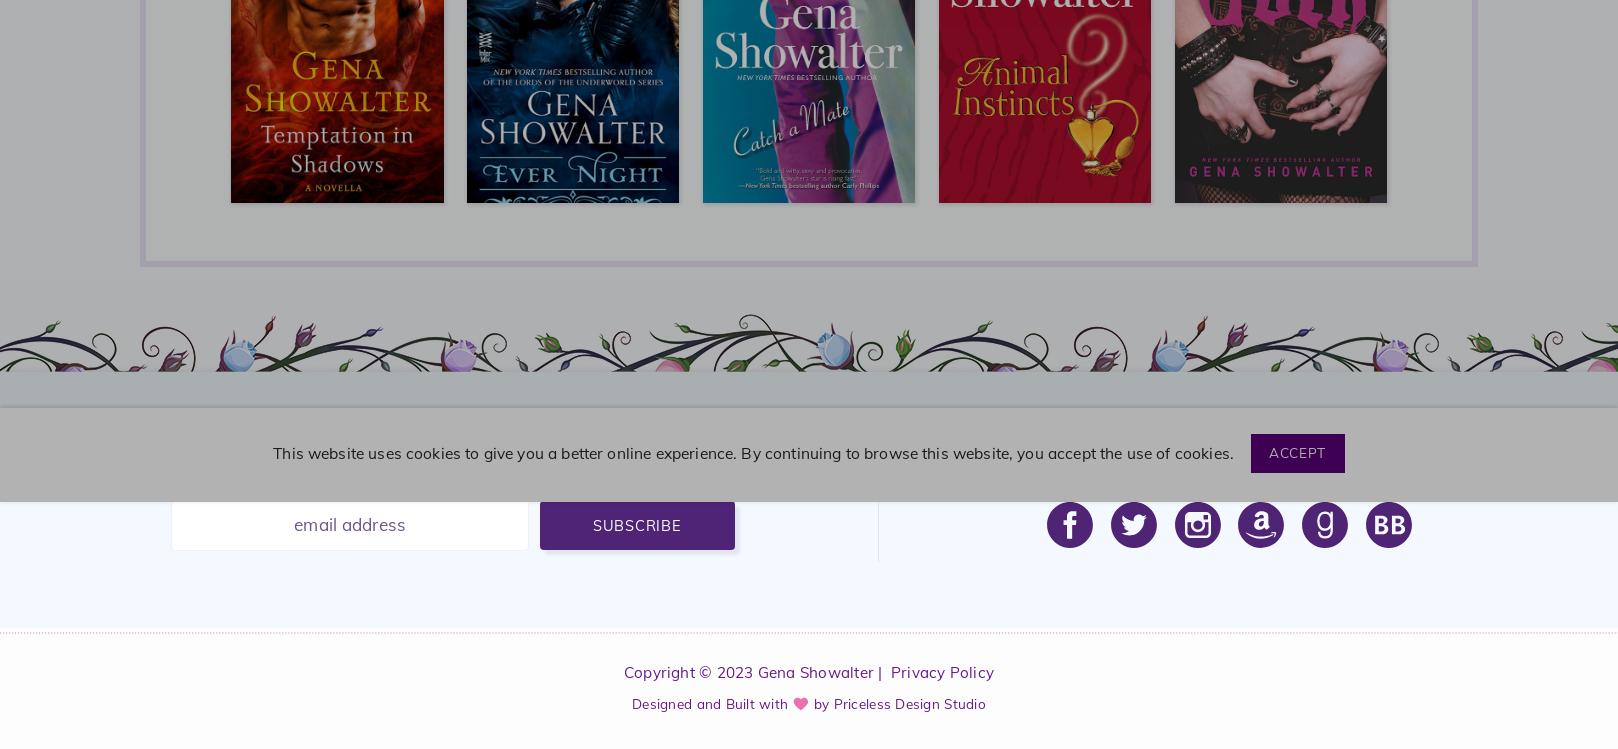  I want to click on 'Priceless Design Studio', so click(908, 702).